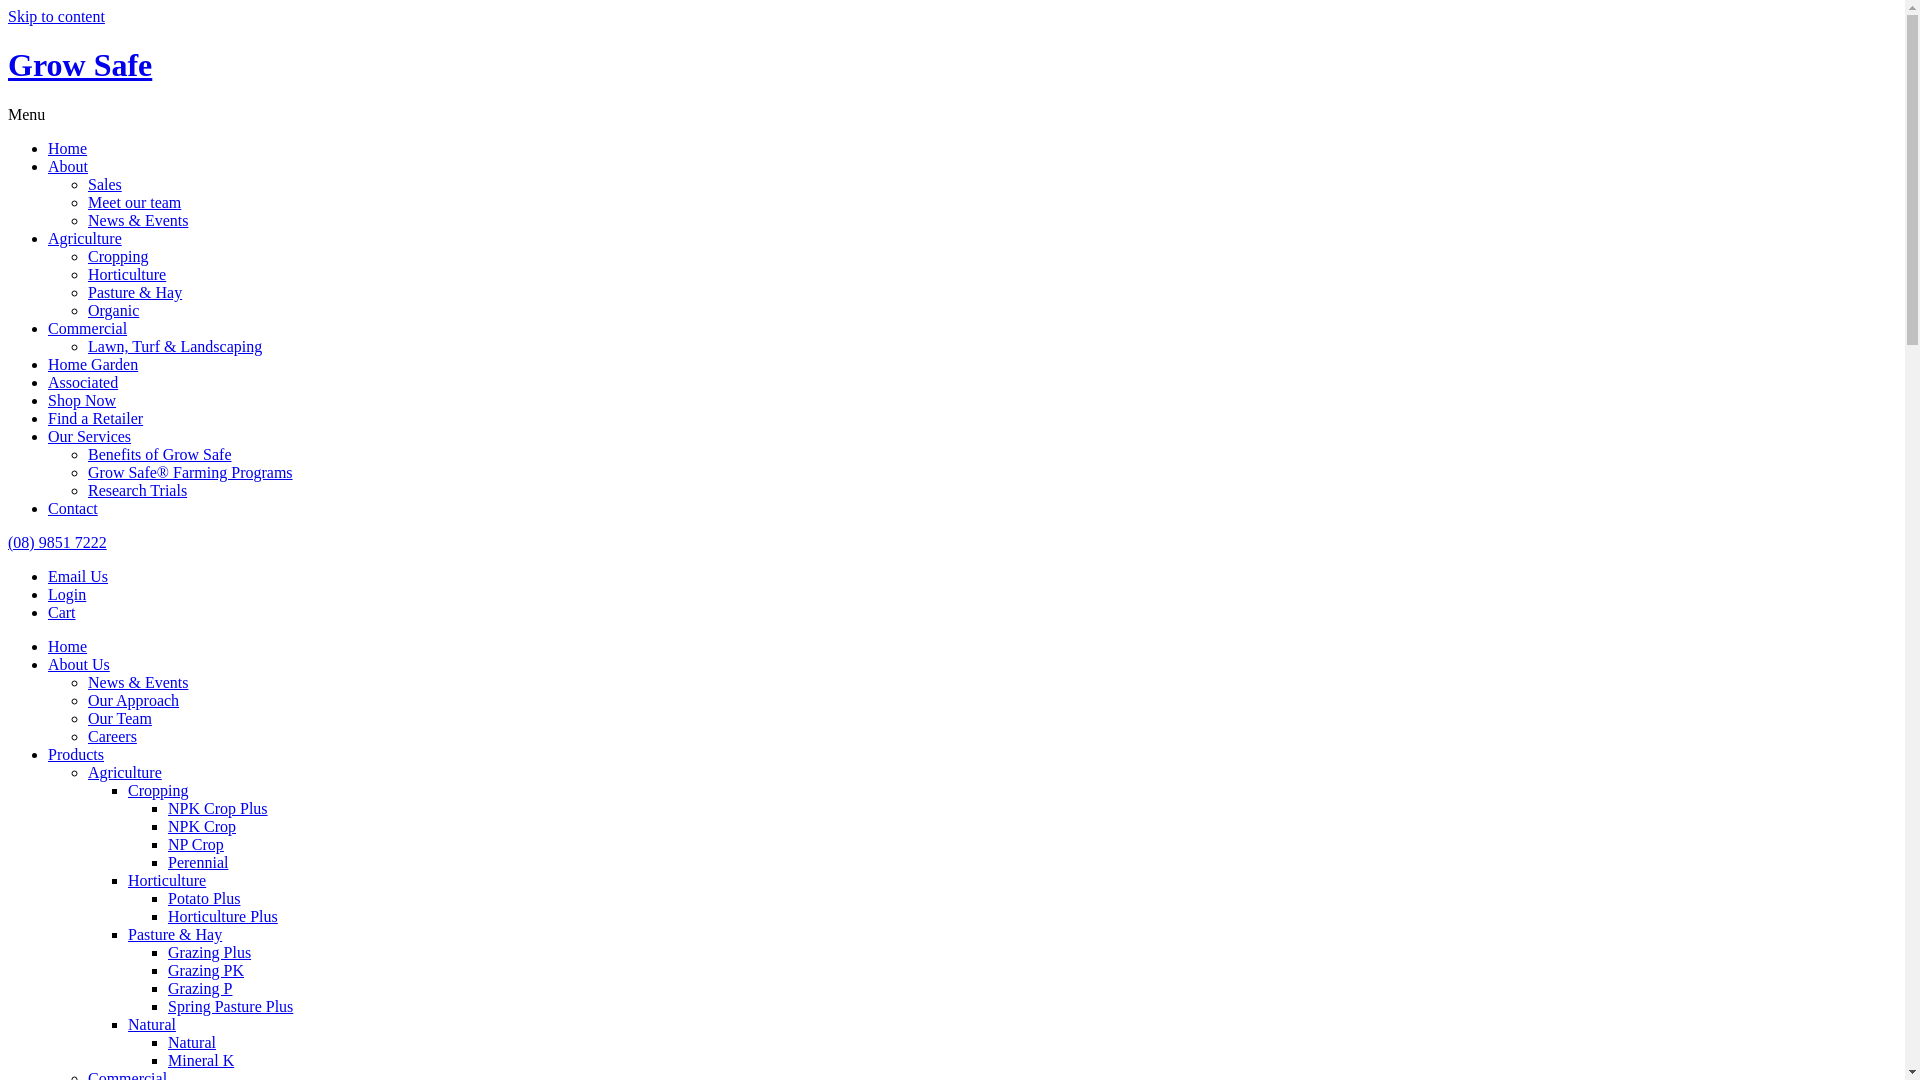 The width and height of the screenshot is (1920, 1080). What do you see at coordinates (72, 507) in the screenshot?
I see `'Contact'` at bounding box center [72, 507].